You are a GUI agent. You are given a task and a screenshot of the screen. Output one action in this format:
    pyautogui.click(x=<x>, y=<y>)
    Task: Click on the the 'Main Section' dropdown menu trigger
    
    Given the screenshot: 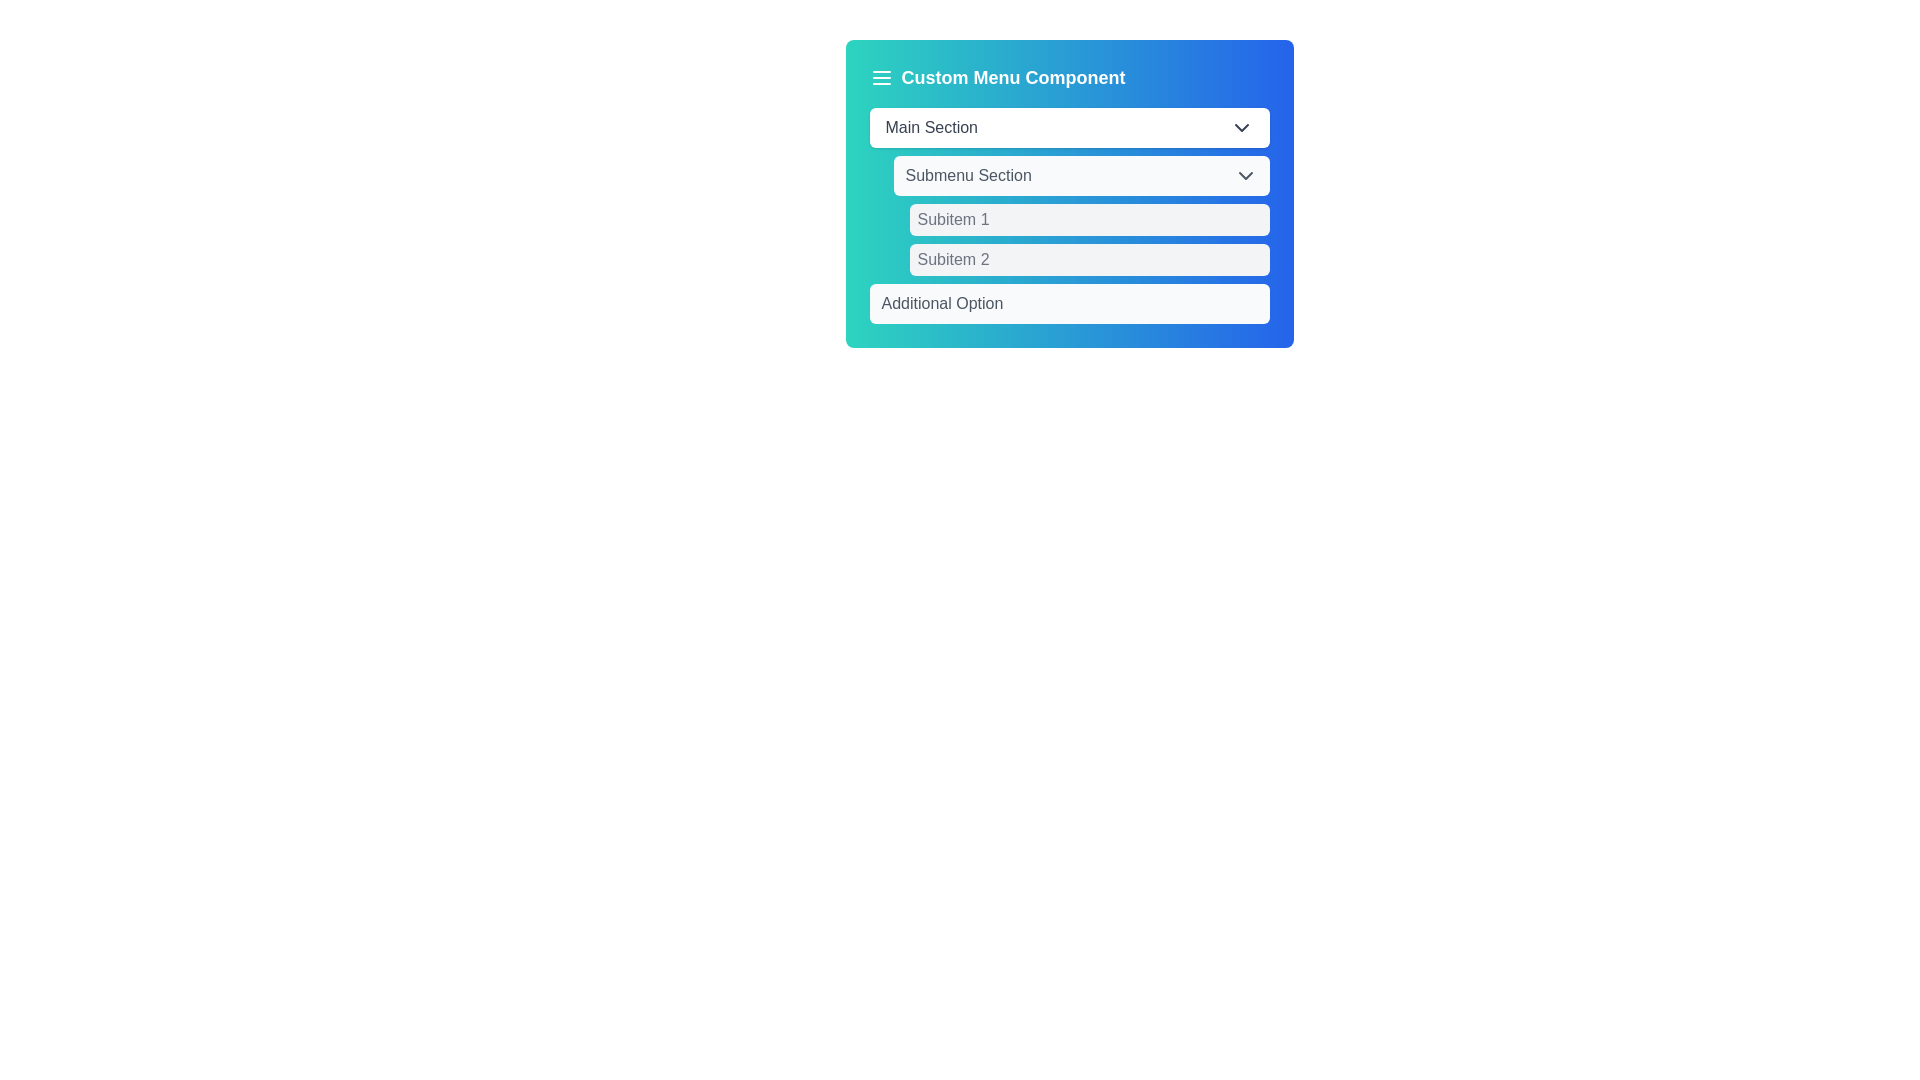 What is the action you would take?
    pyautogui.click(x=1068, y=127)
    